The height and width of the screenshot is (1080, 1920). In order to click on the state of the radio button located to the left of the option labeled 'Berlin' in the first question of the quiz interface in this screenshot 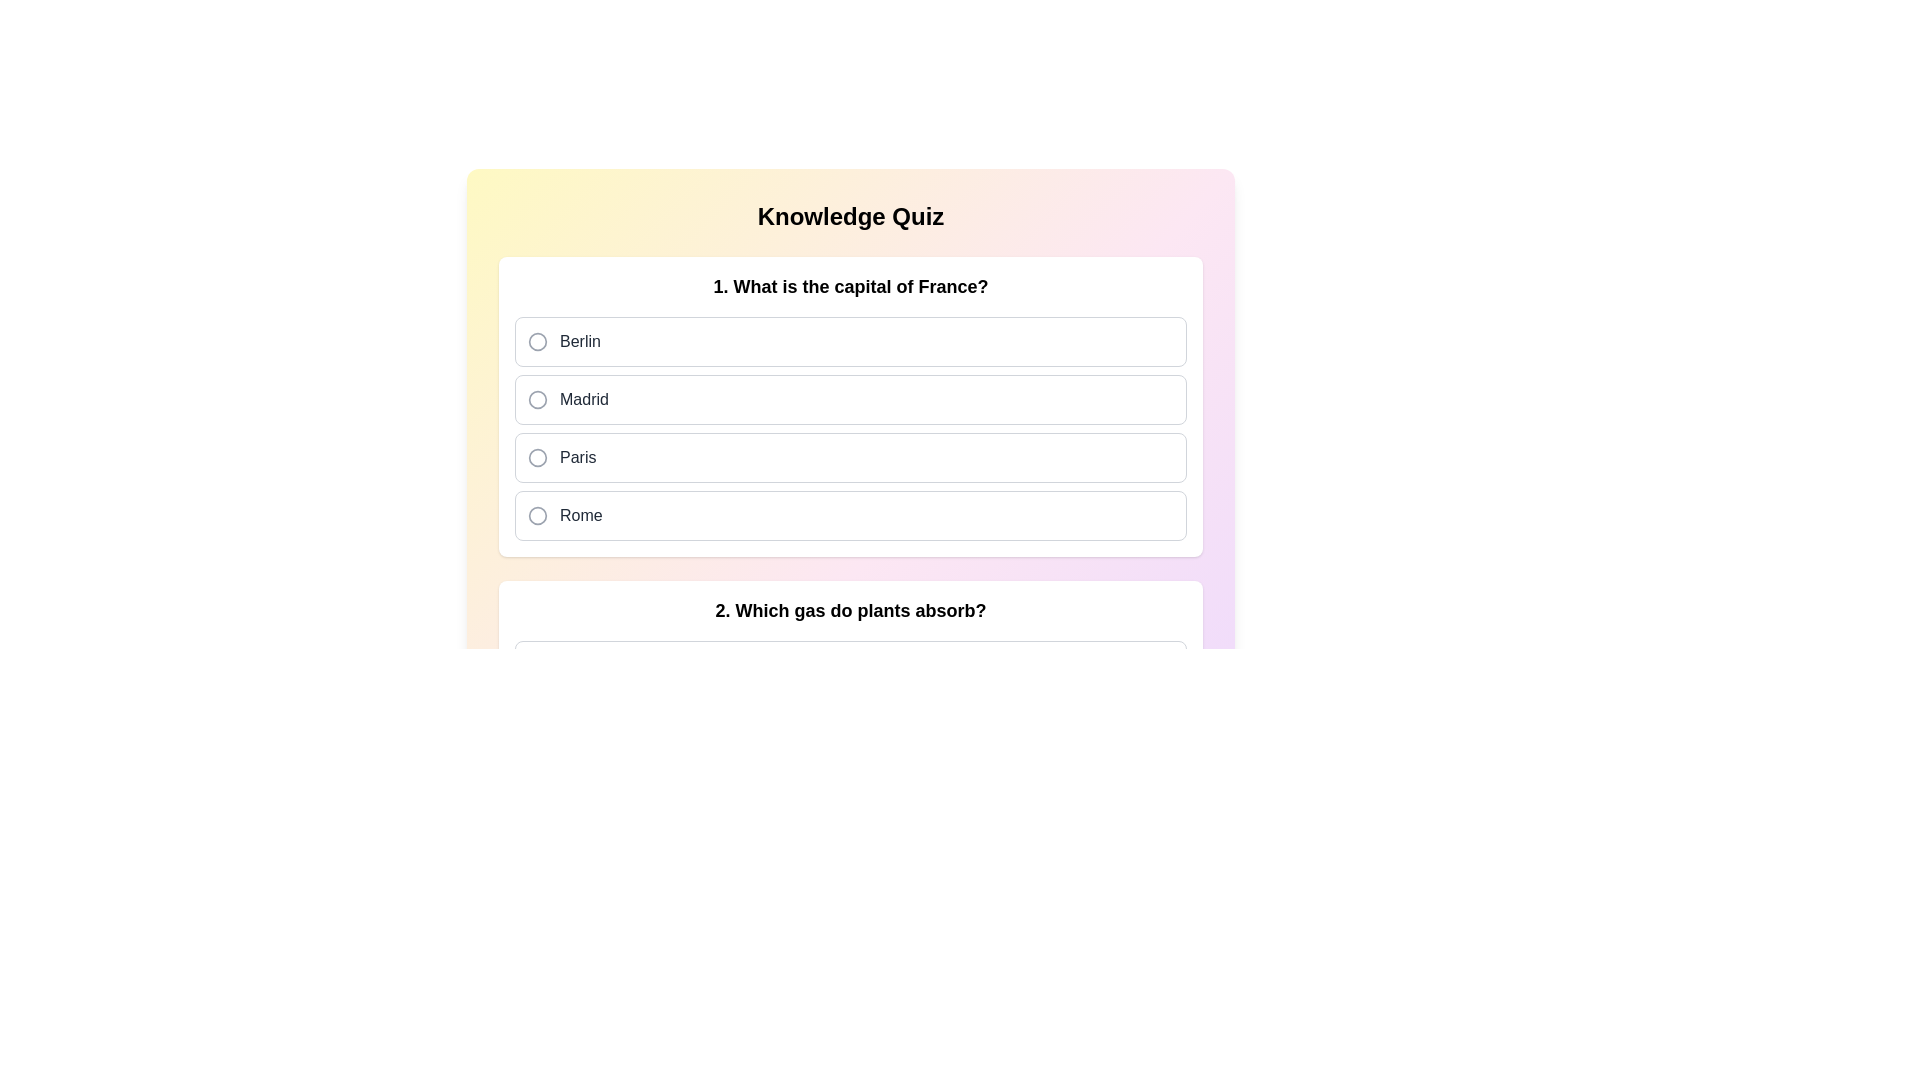, I will do `click(537, 341)`.